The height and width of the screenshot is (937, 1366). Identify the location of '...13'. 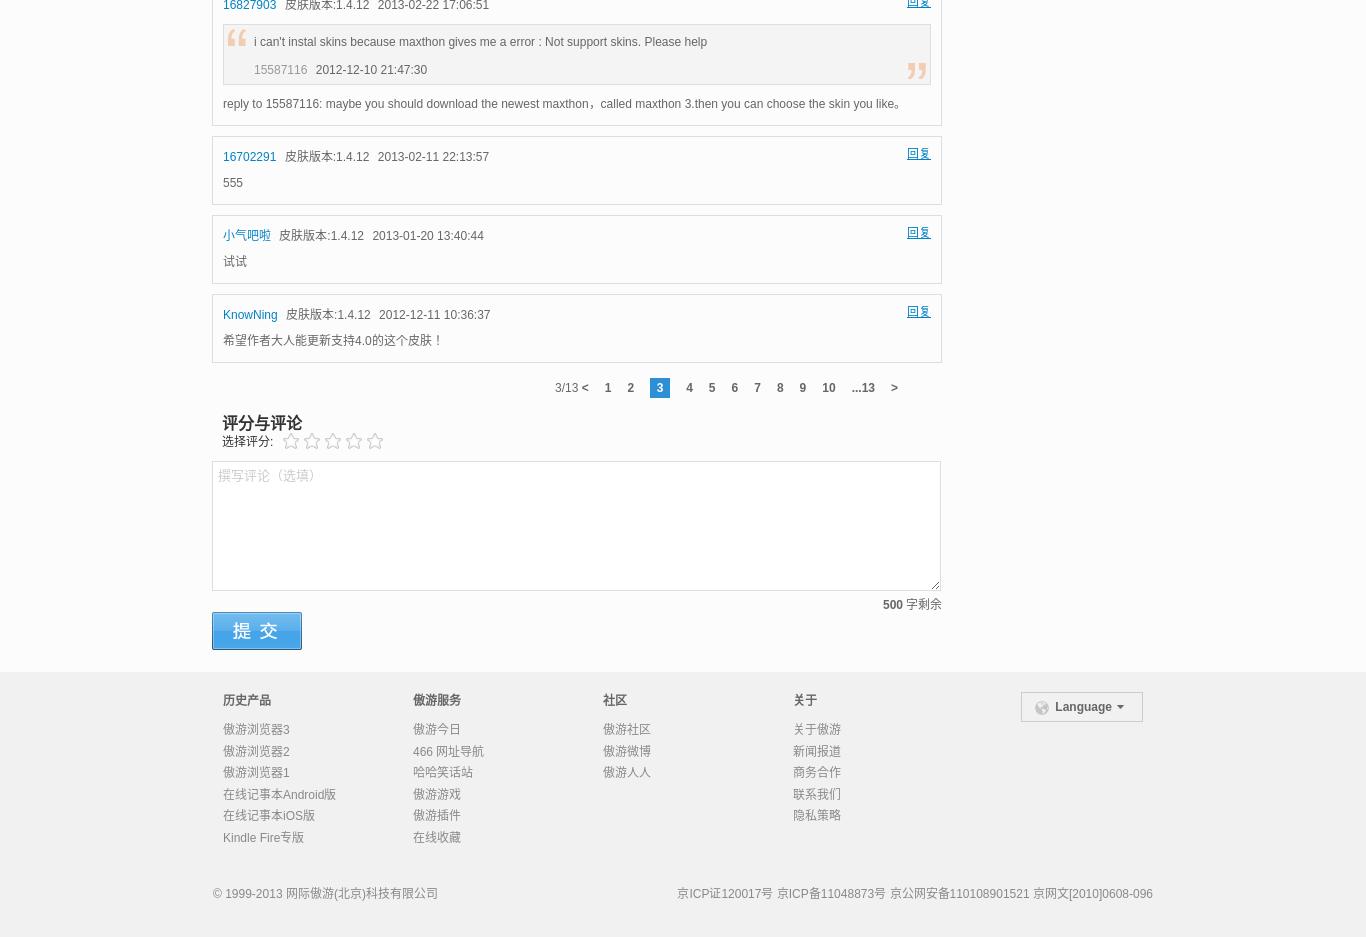
(861, 385).